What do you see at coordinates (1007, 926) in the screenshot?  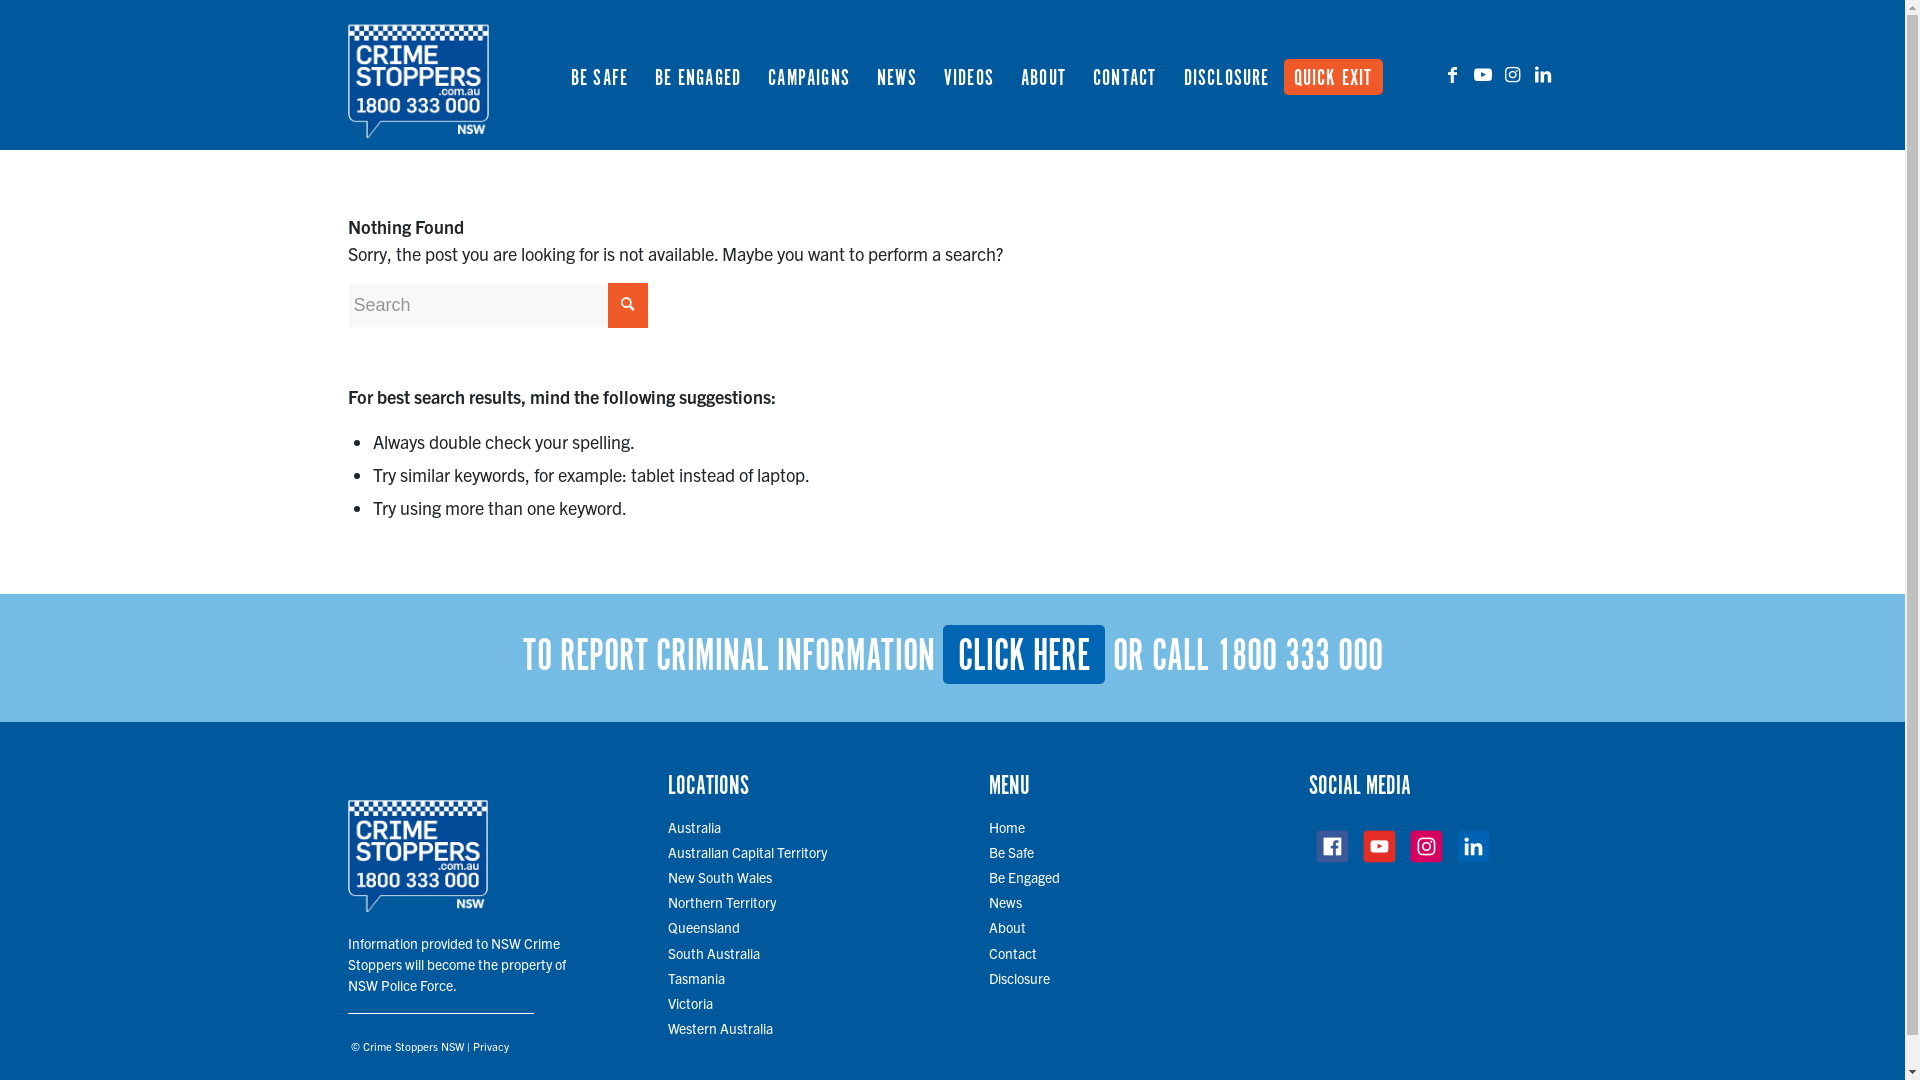 I see `'About'` at bounding box center [1007, 926].